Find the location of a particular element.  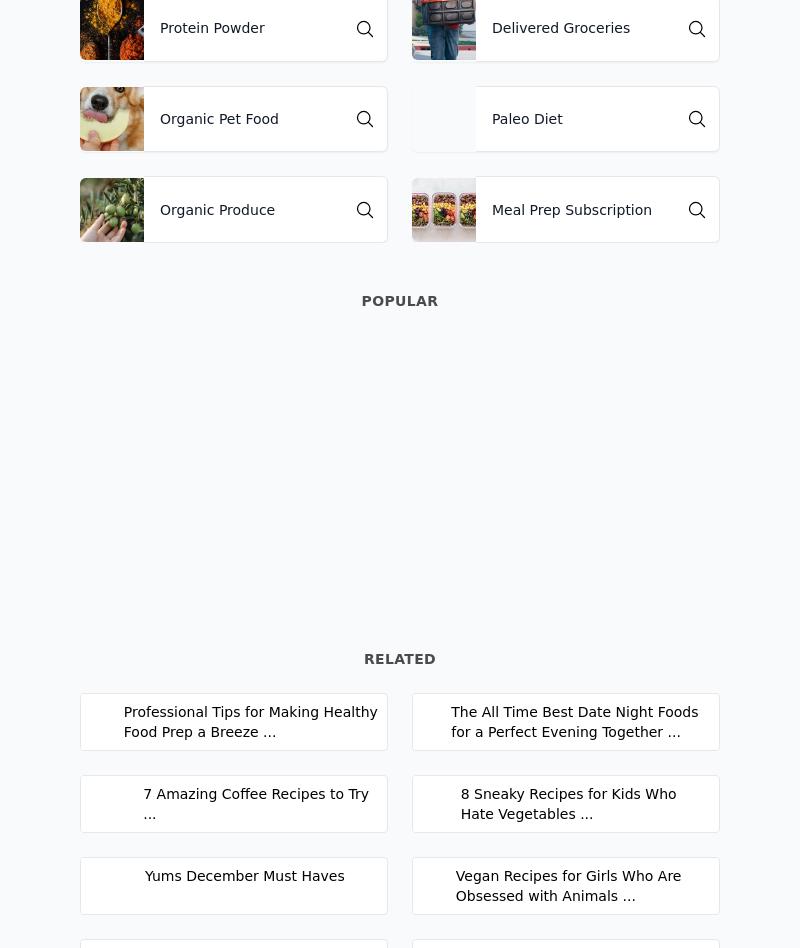

'Yums December Must Haves' is located at coordinates (243, 874).